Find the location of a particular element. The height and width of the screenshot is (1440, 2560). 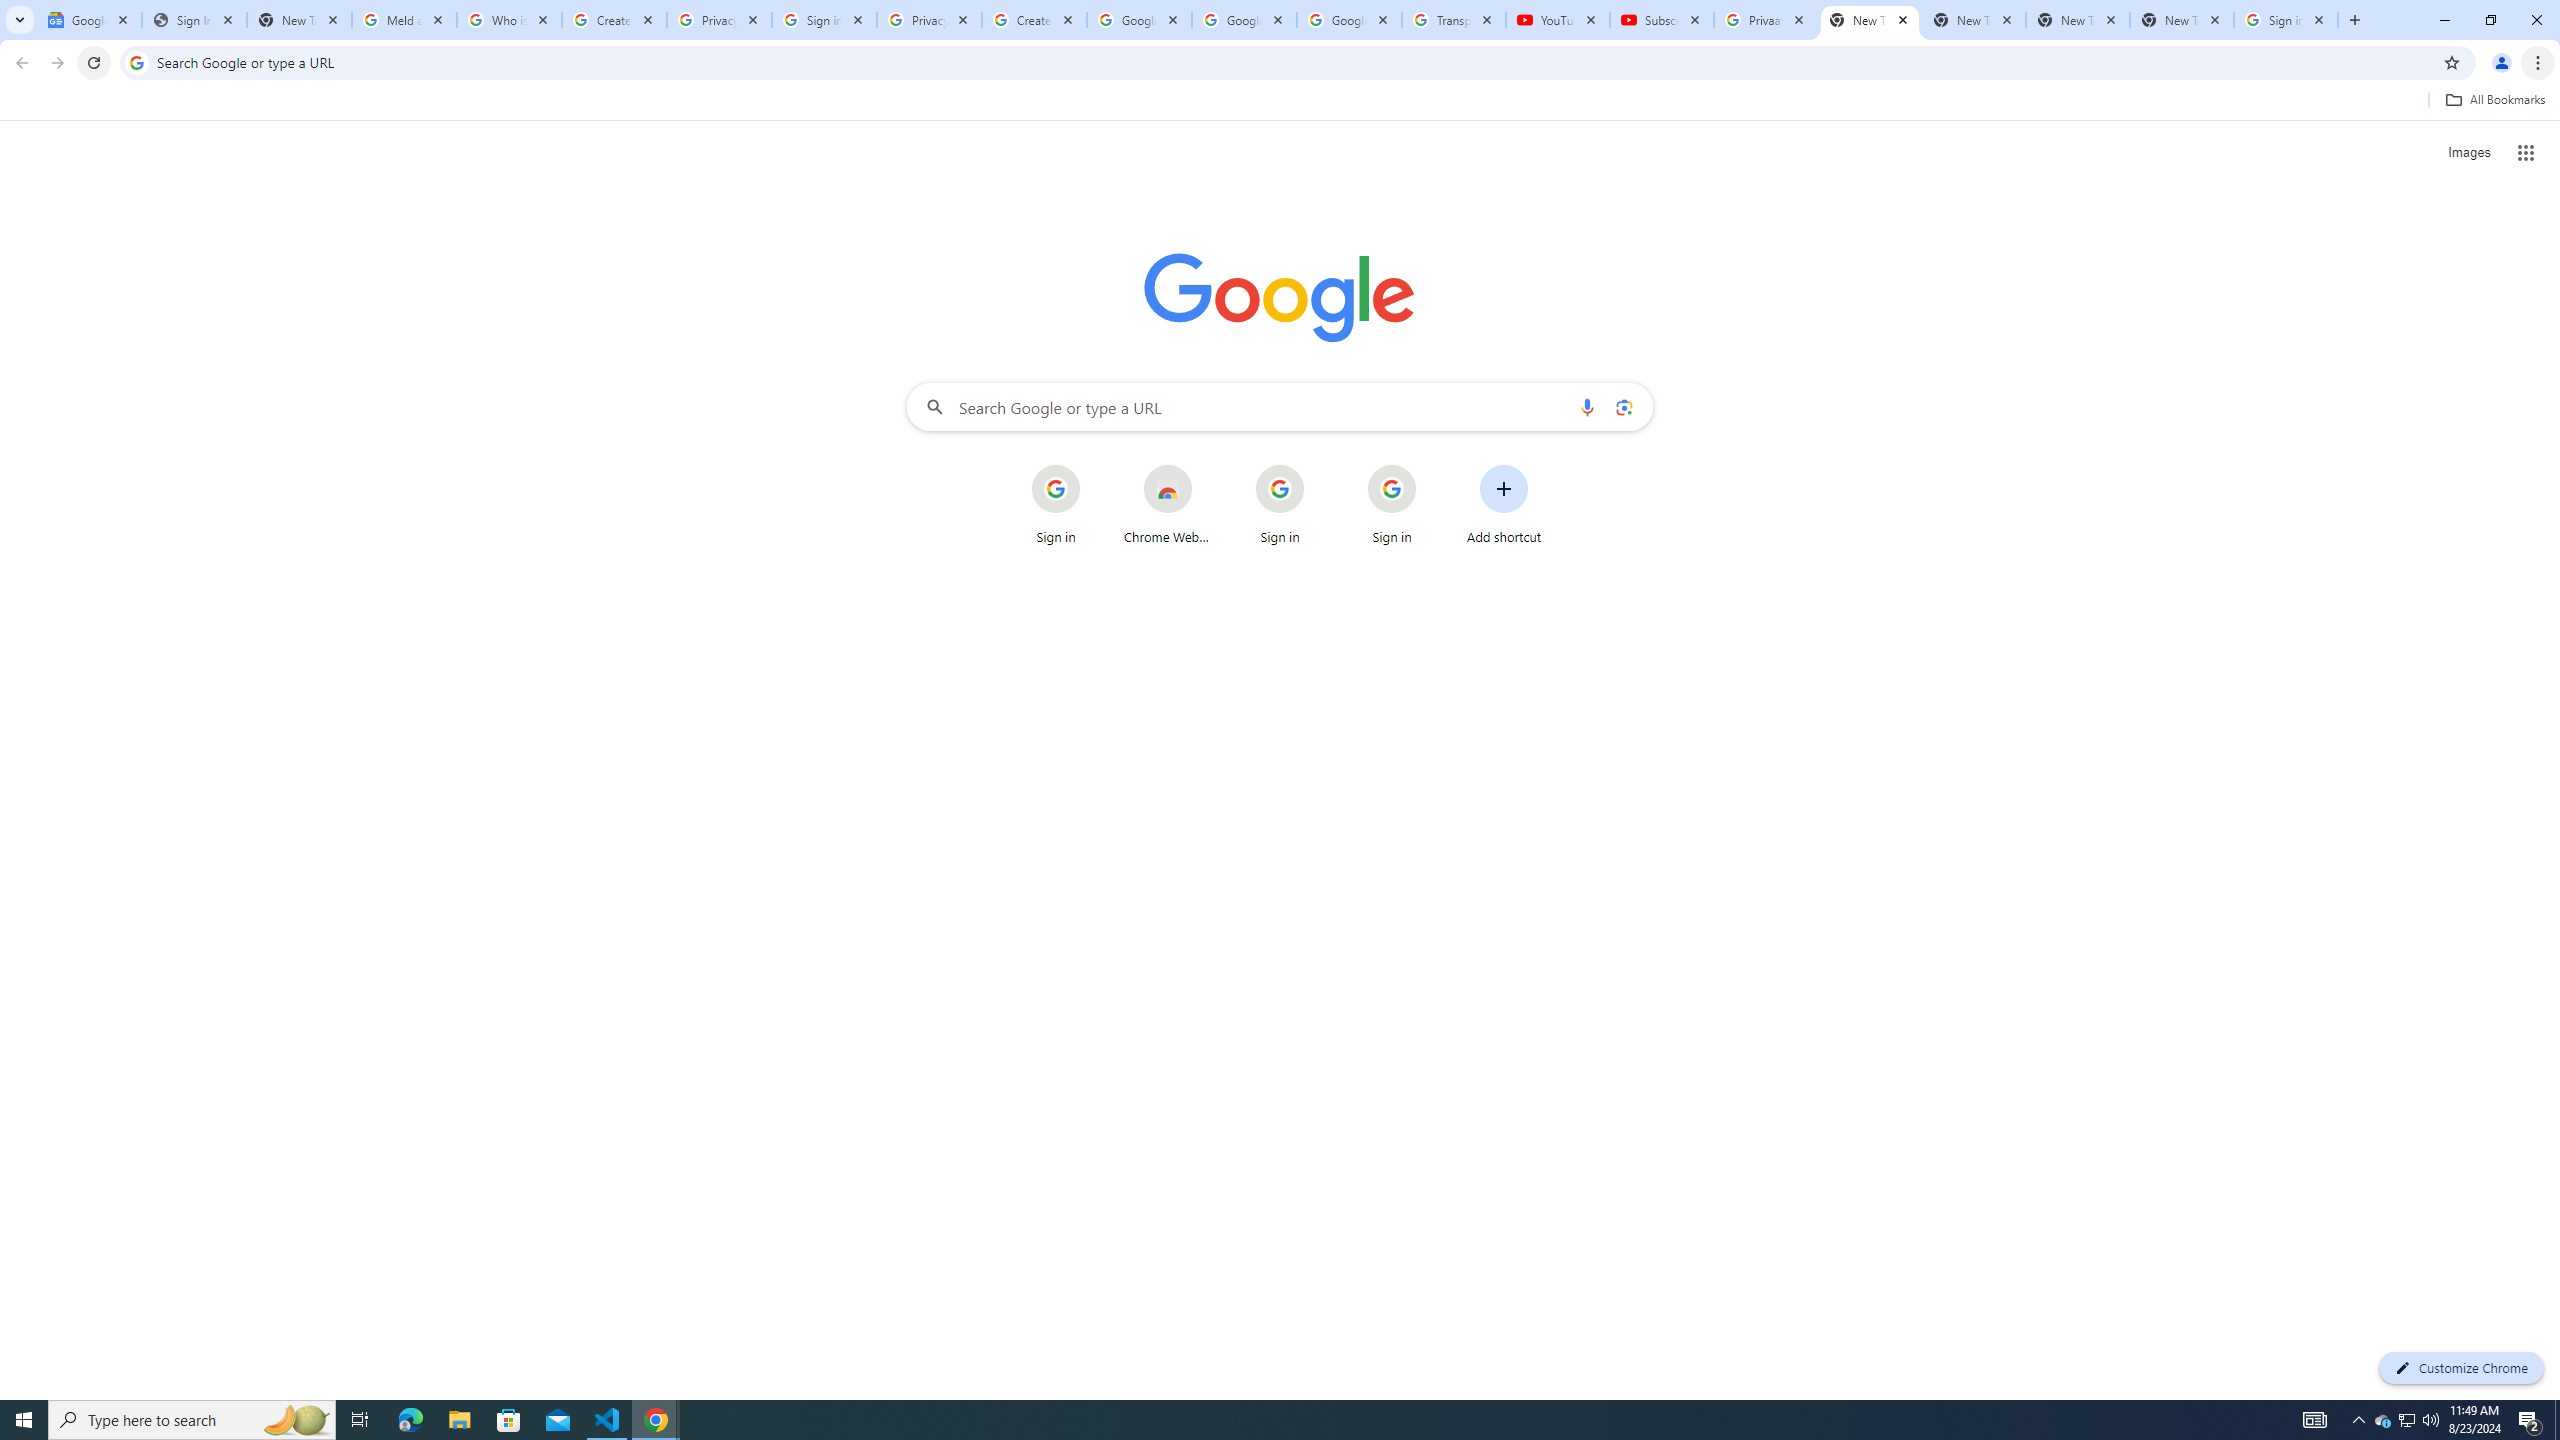

'Who is my administrator? - Google Account Help' is located at coordinates (509, 19).